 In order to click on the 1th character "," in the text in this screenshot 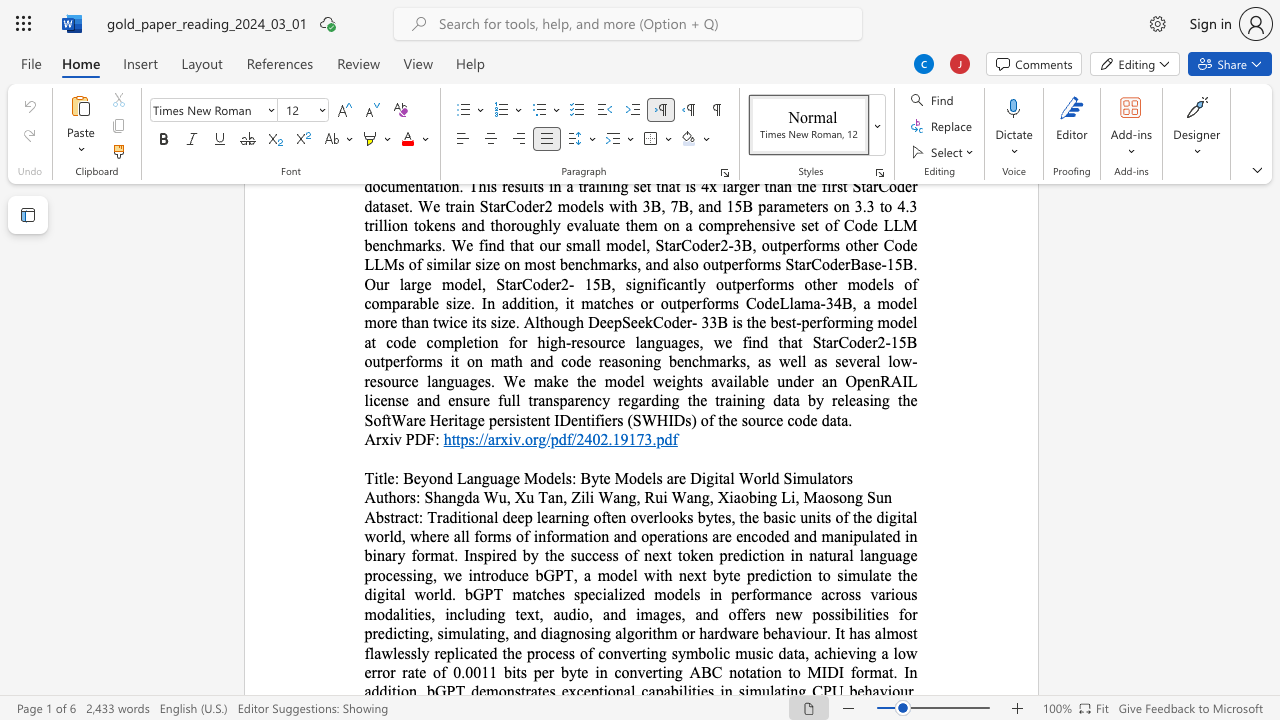, I will do `click(637, 496)`.